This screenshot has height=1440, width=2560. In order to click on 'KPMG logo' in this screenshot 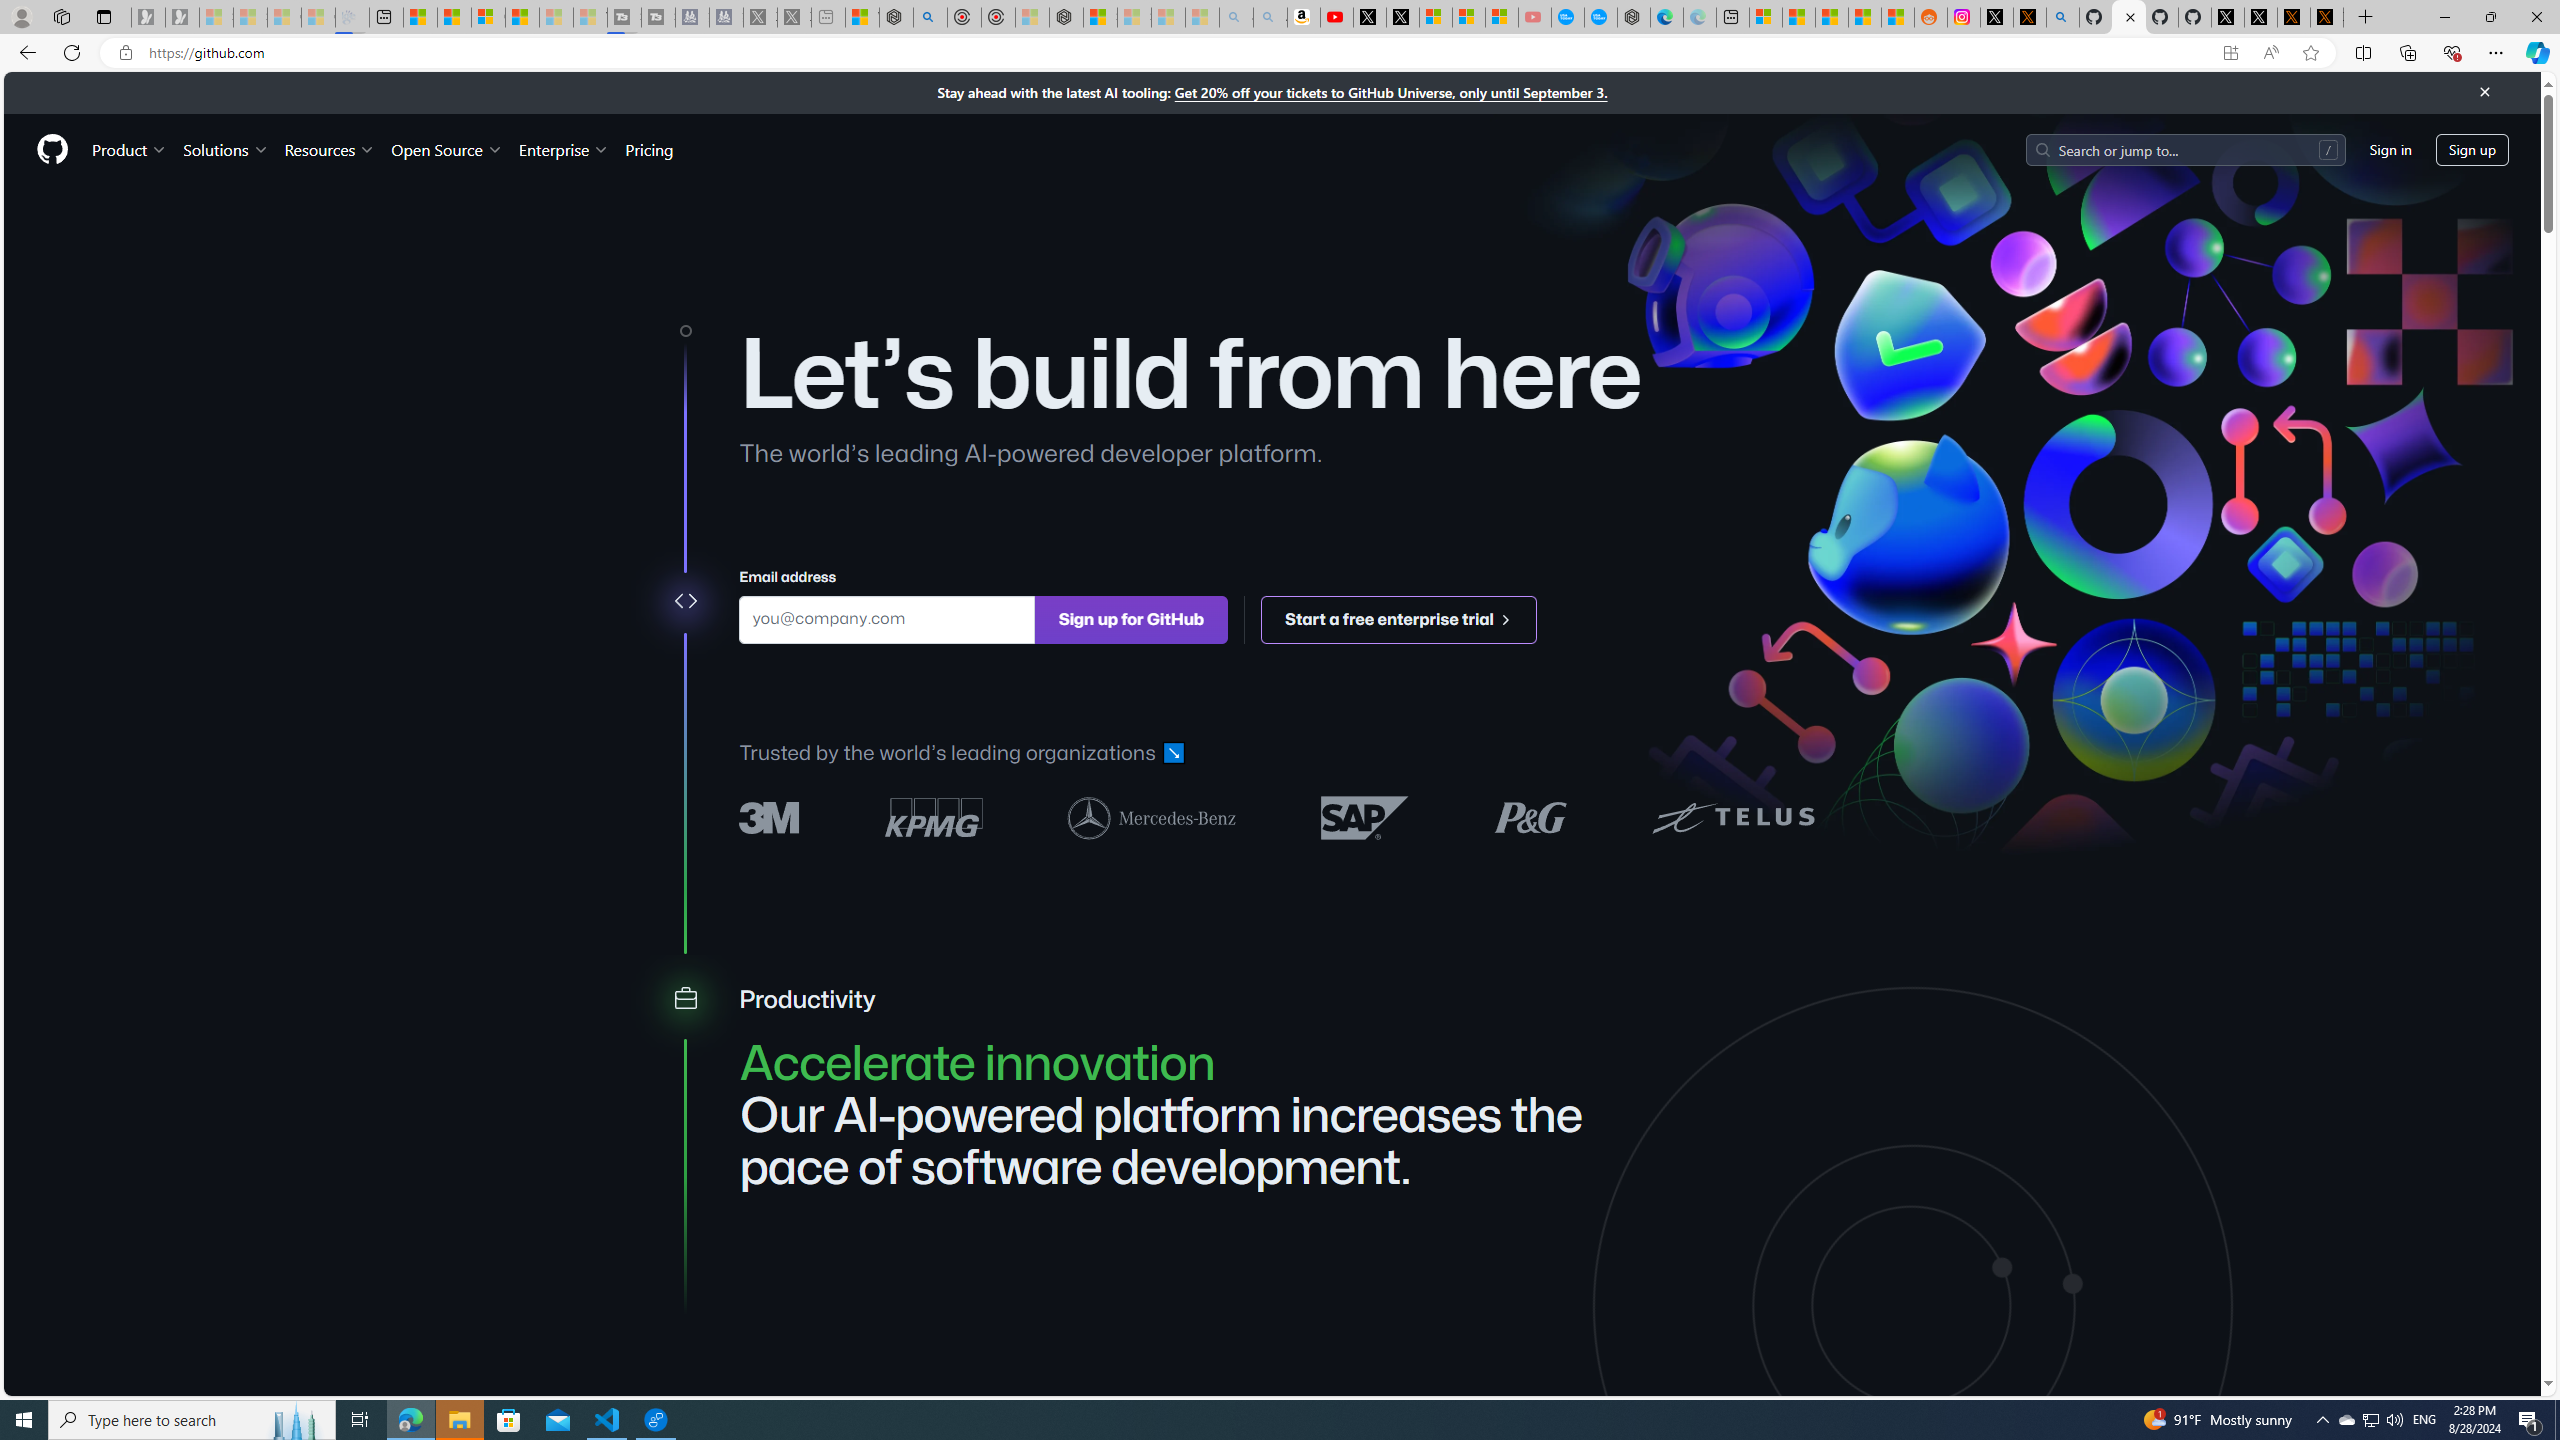, I will do `click(933, 816)`.